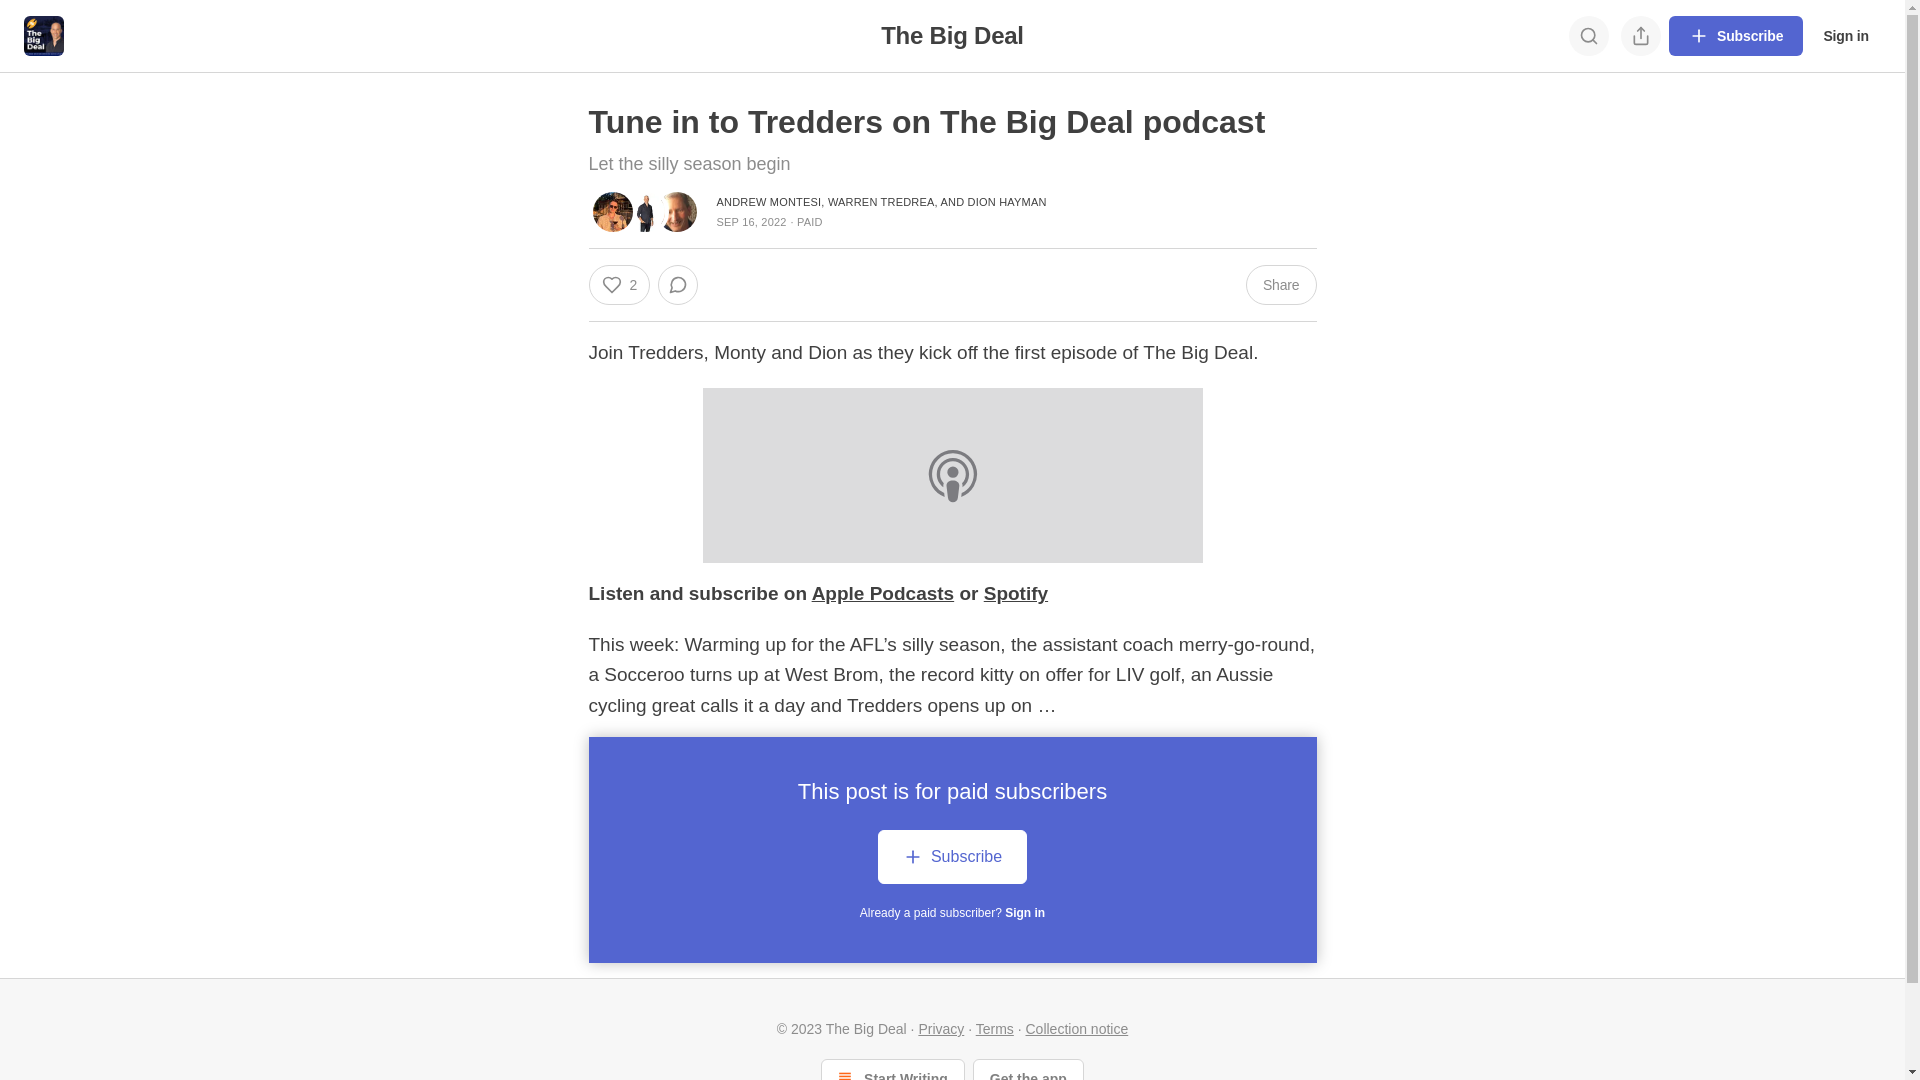 The image size is (1920, 1080). Describe the element at coordinates (1735, 35) in the screenshot. I see `'Subscribe'` at that location.